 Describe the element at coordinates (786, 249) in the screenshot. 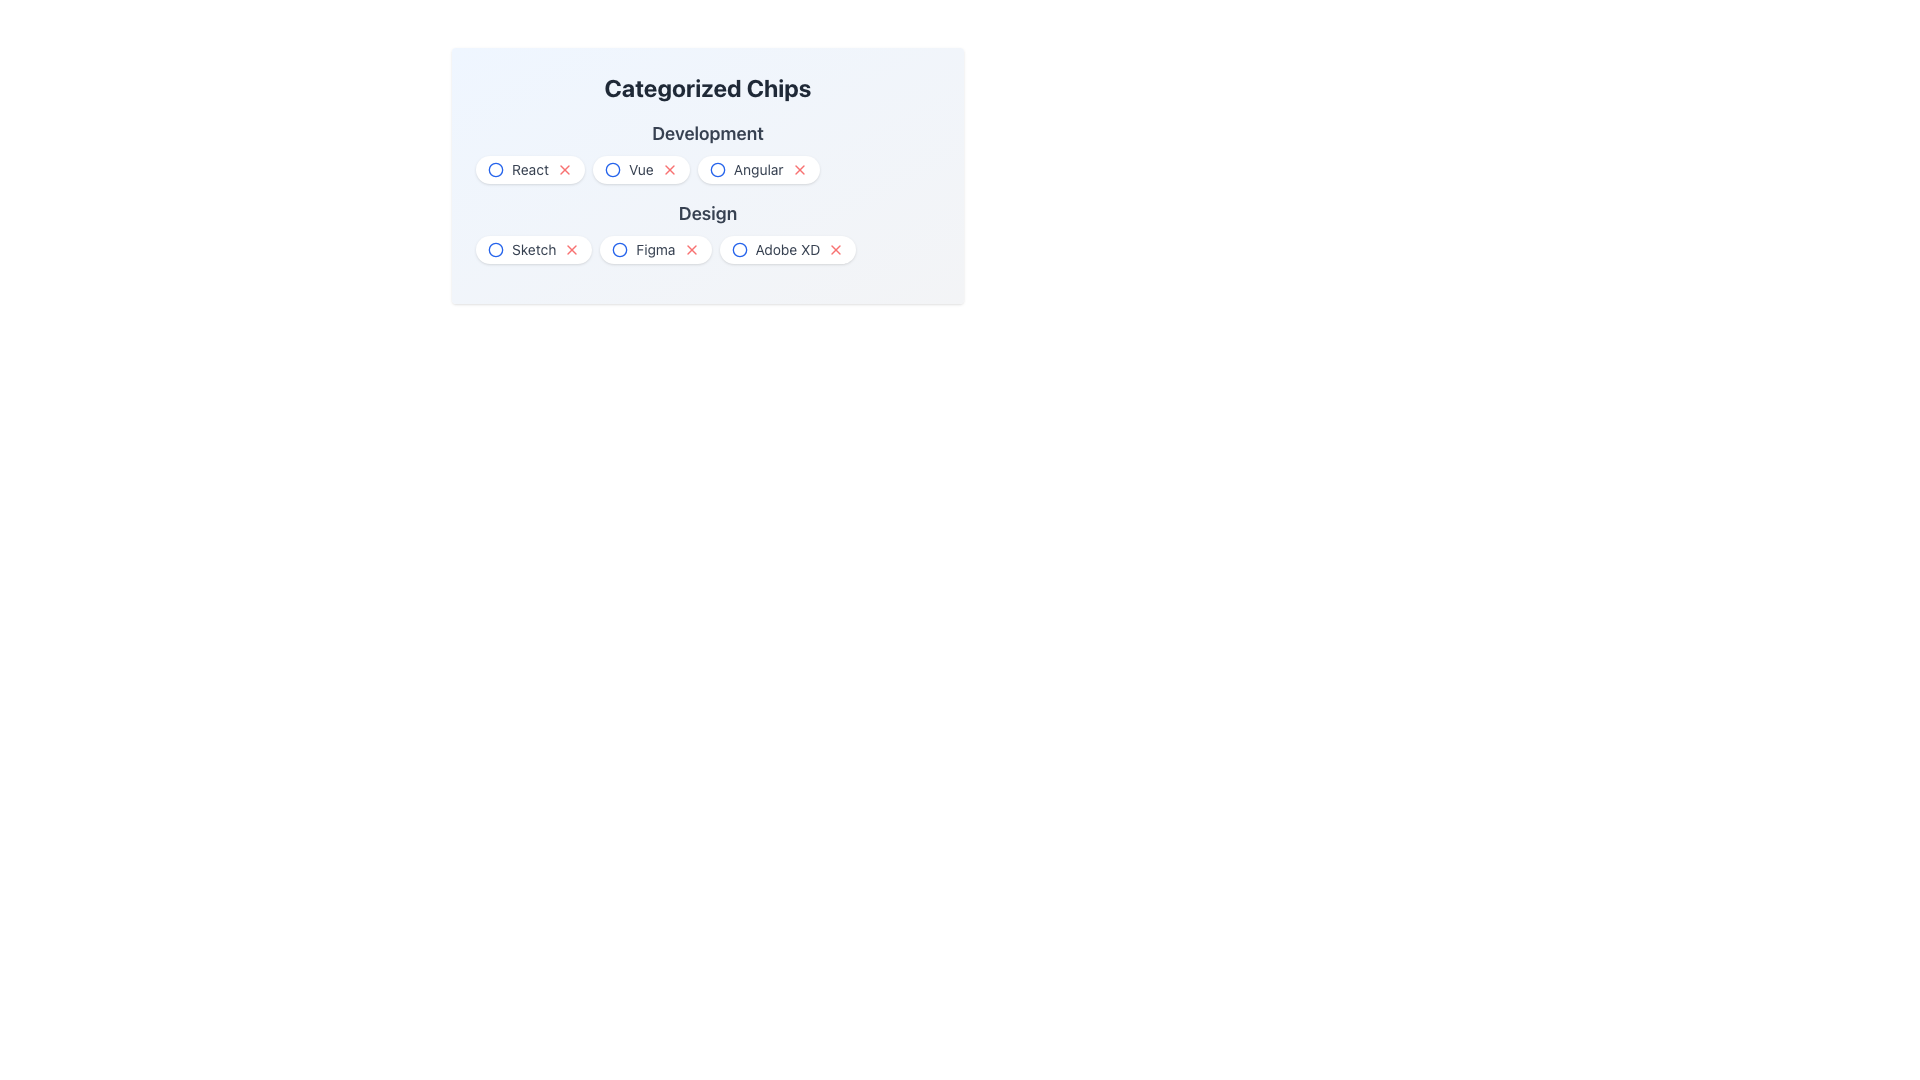

I see `the chip element labeled 'Adobe XD', which is styled as a selectable option in the 'Design' category` at that location.